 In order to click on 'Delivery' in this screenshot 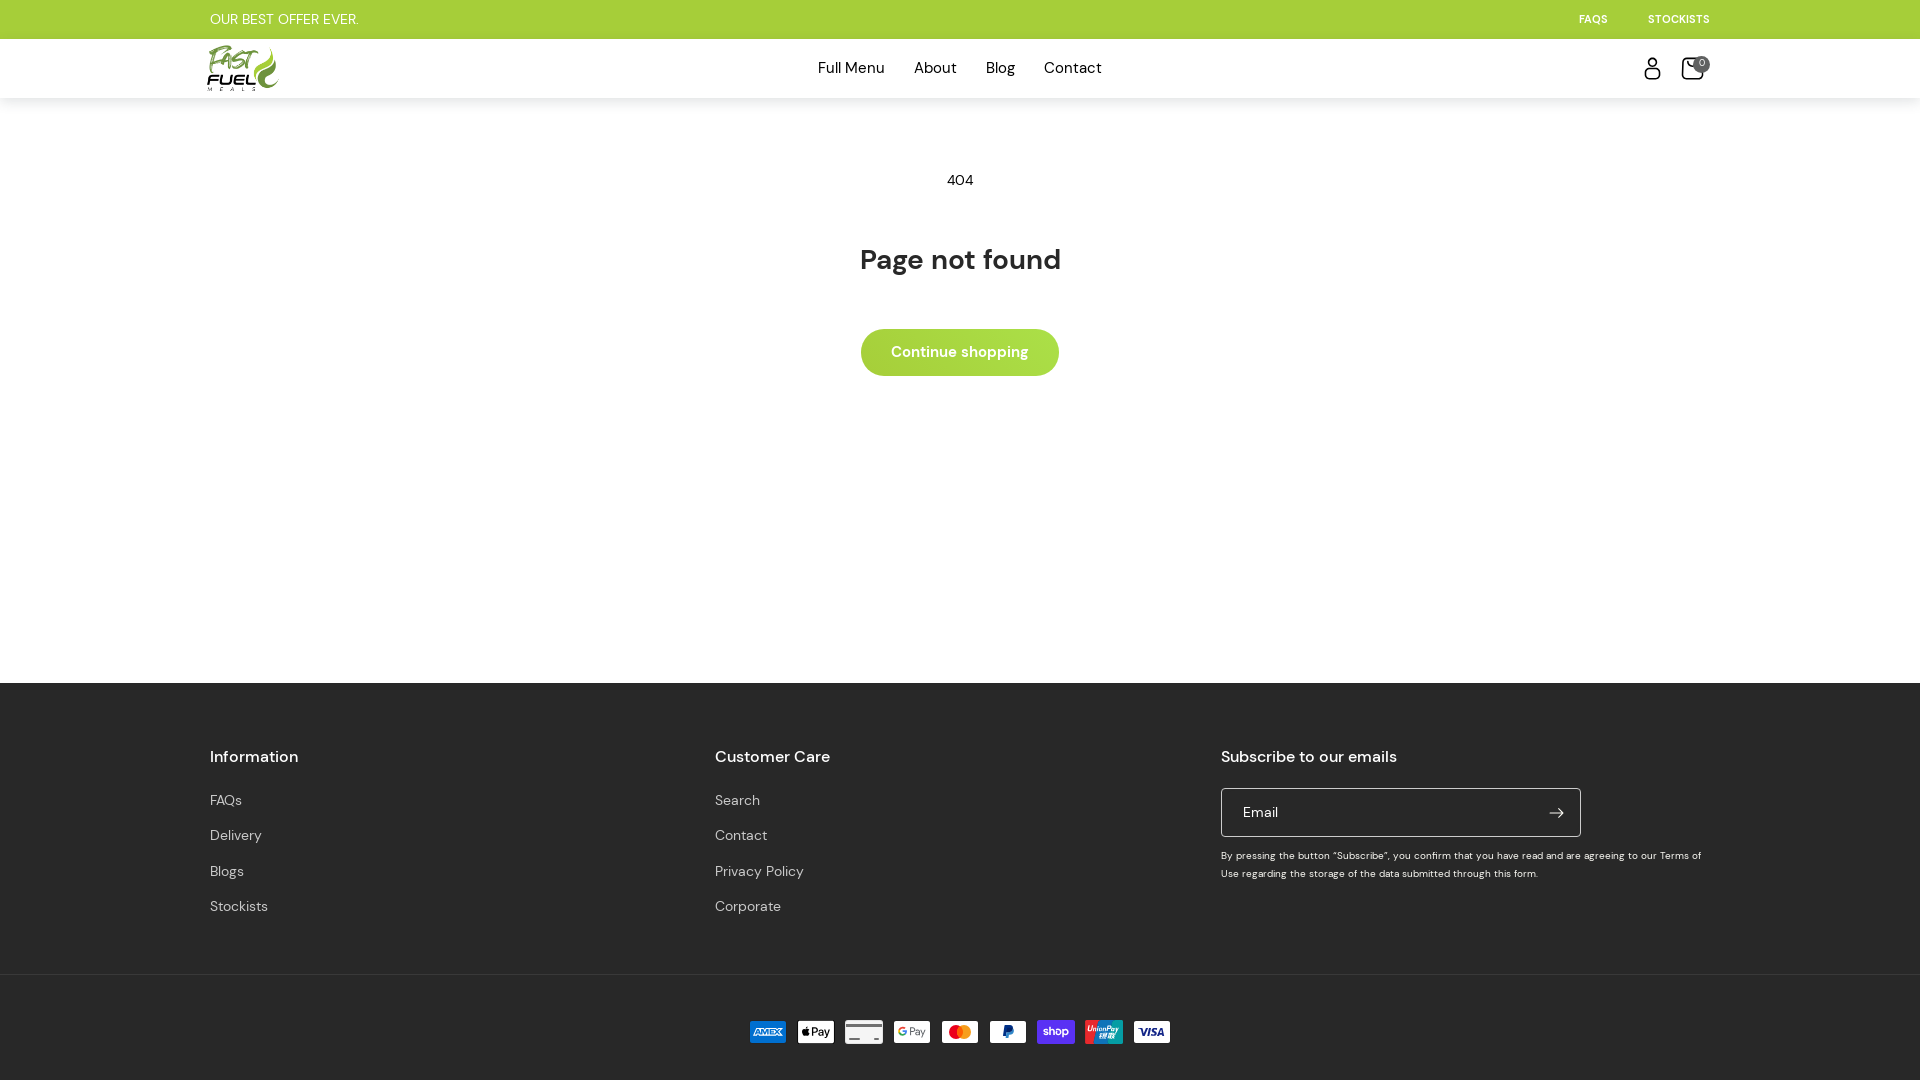, I will do `click(235, 835)`.